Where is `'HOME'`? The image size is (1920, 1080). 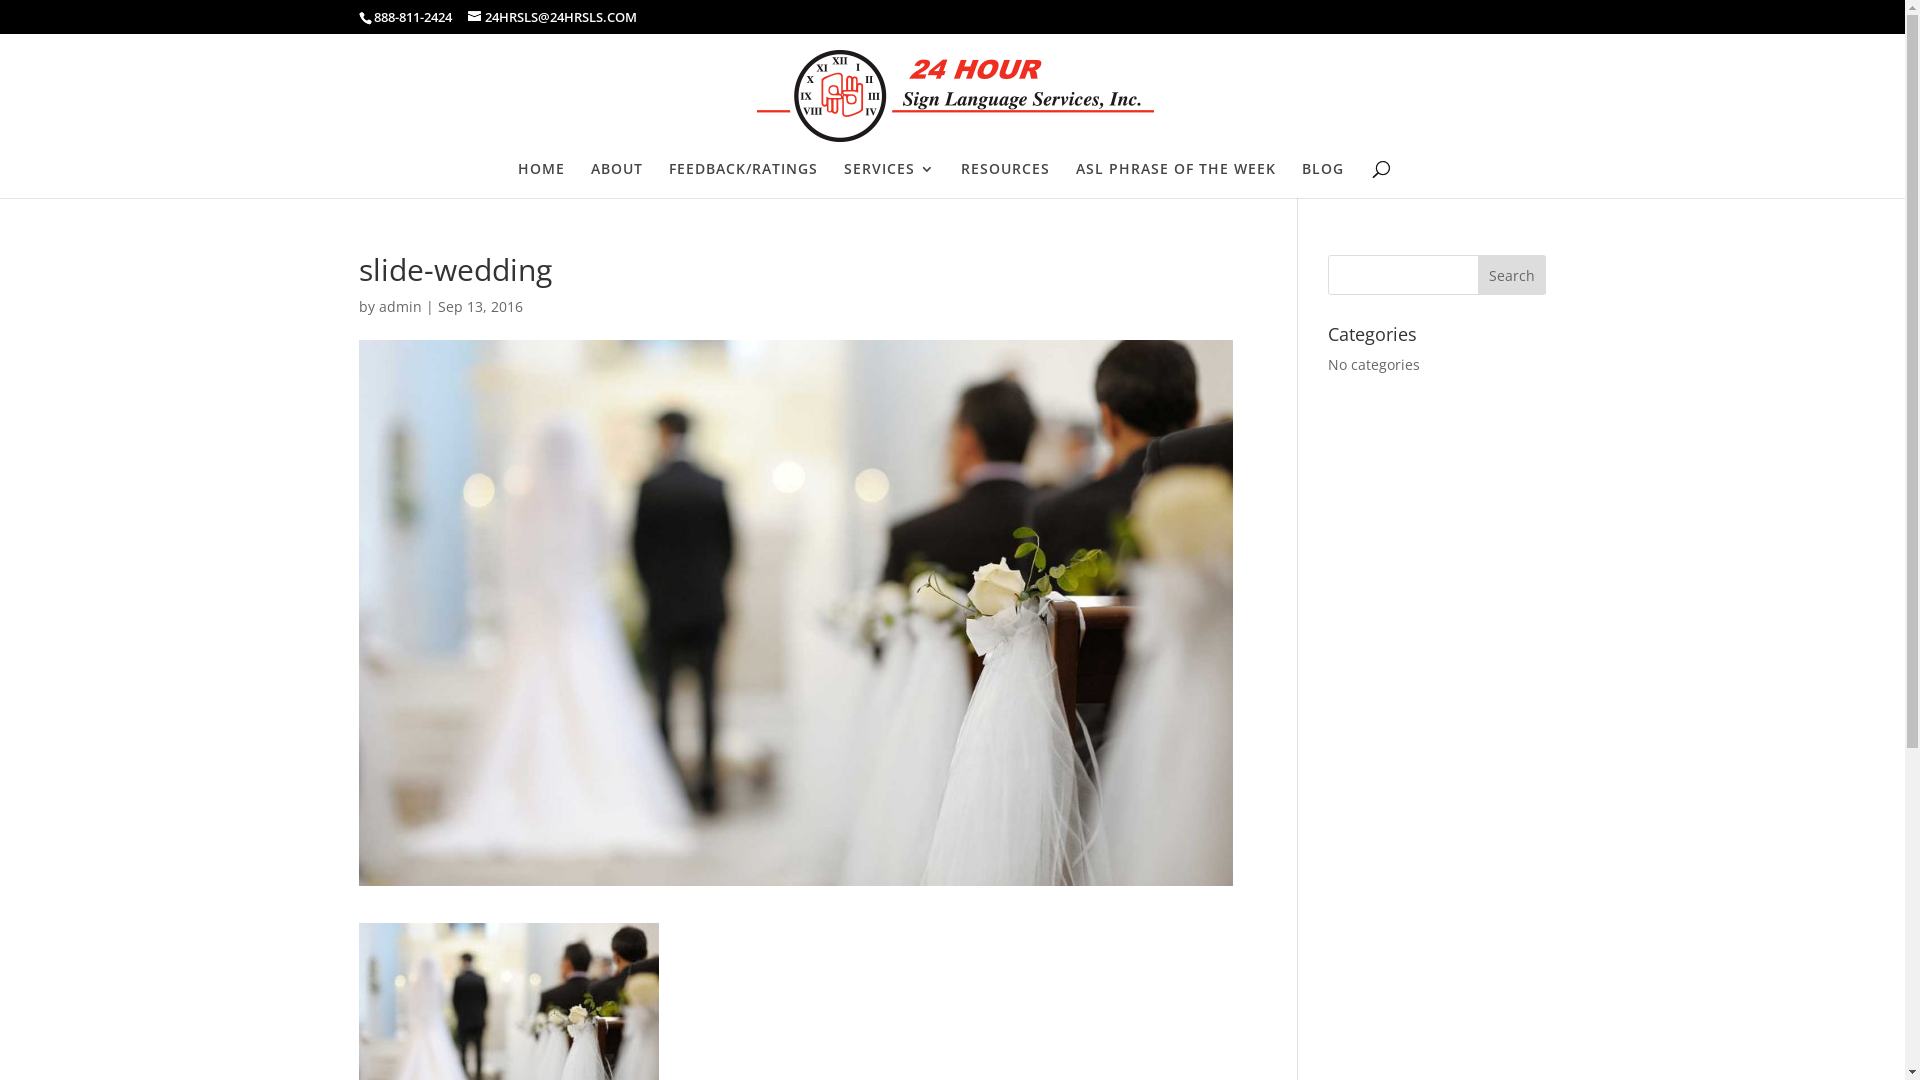 'HOME' is located at coordinates (518, 180).